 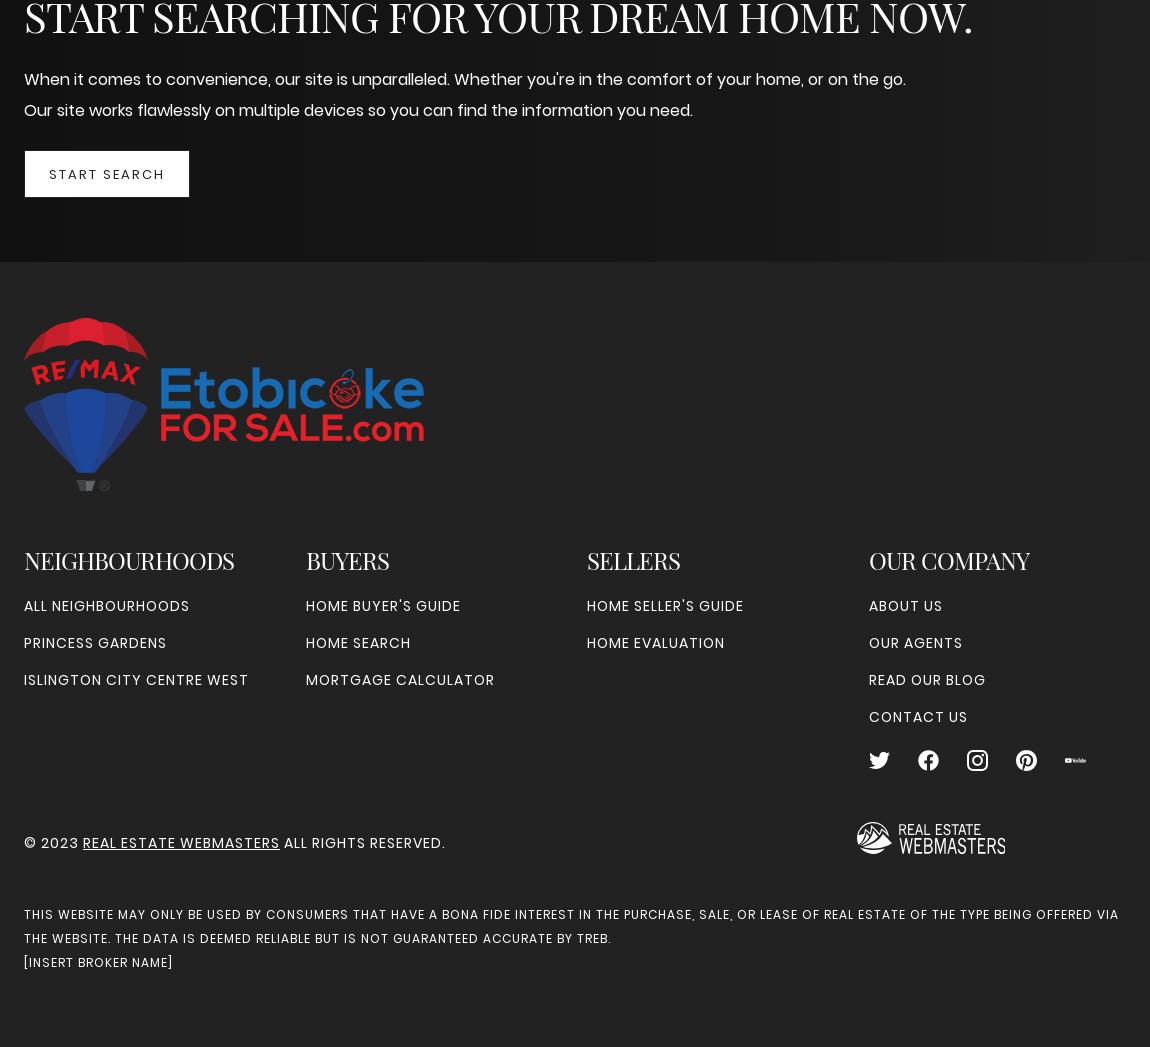 What do you see at coordinates (382, 605) in the screenshot?
I see `'Home Buyer's Guide'` at bounding box center [382, 605].